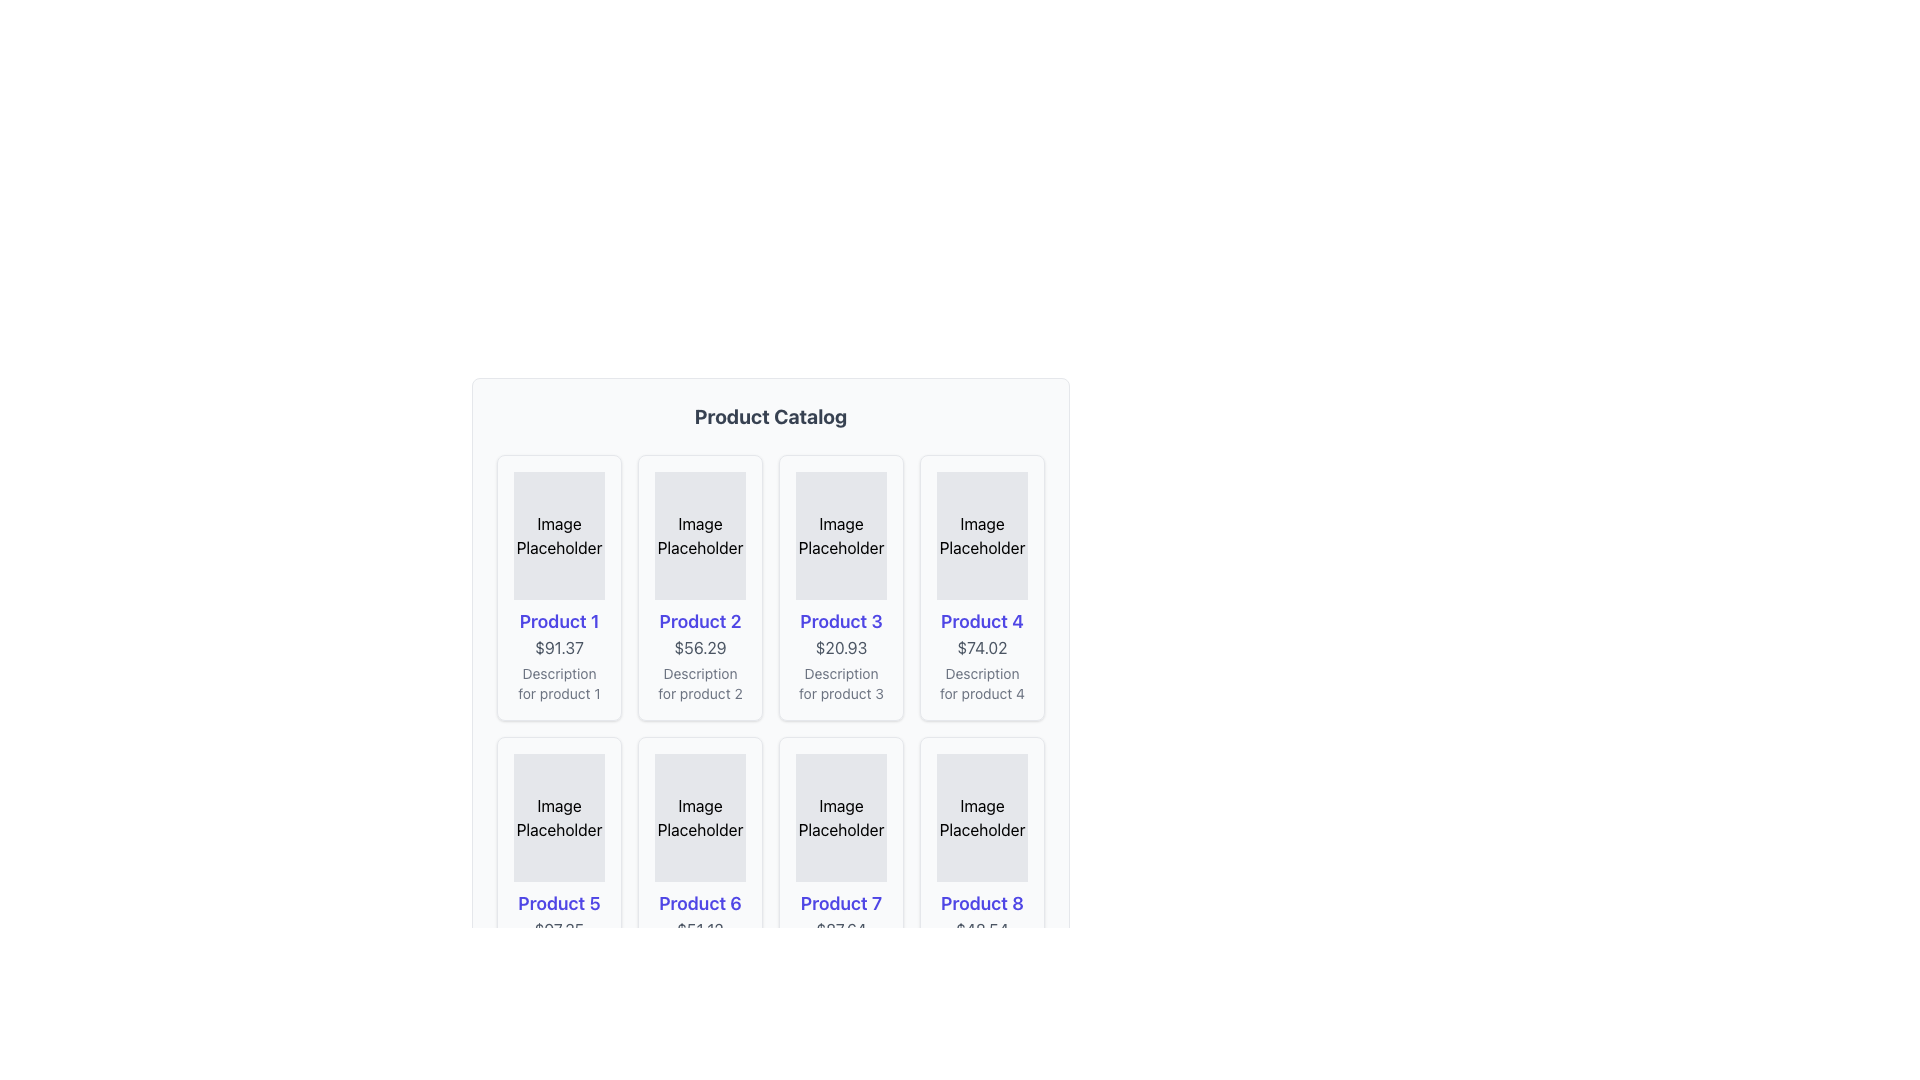 This screenshot has width=1920, height=1080. Describe the element at coordinates (700, 817) in the screenshot. I see `the static text or placeholder image representing 'Product 6' in the second row of the product catalog` at that location.